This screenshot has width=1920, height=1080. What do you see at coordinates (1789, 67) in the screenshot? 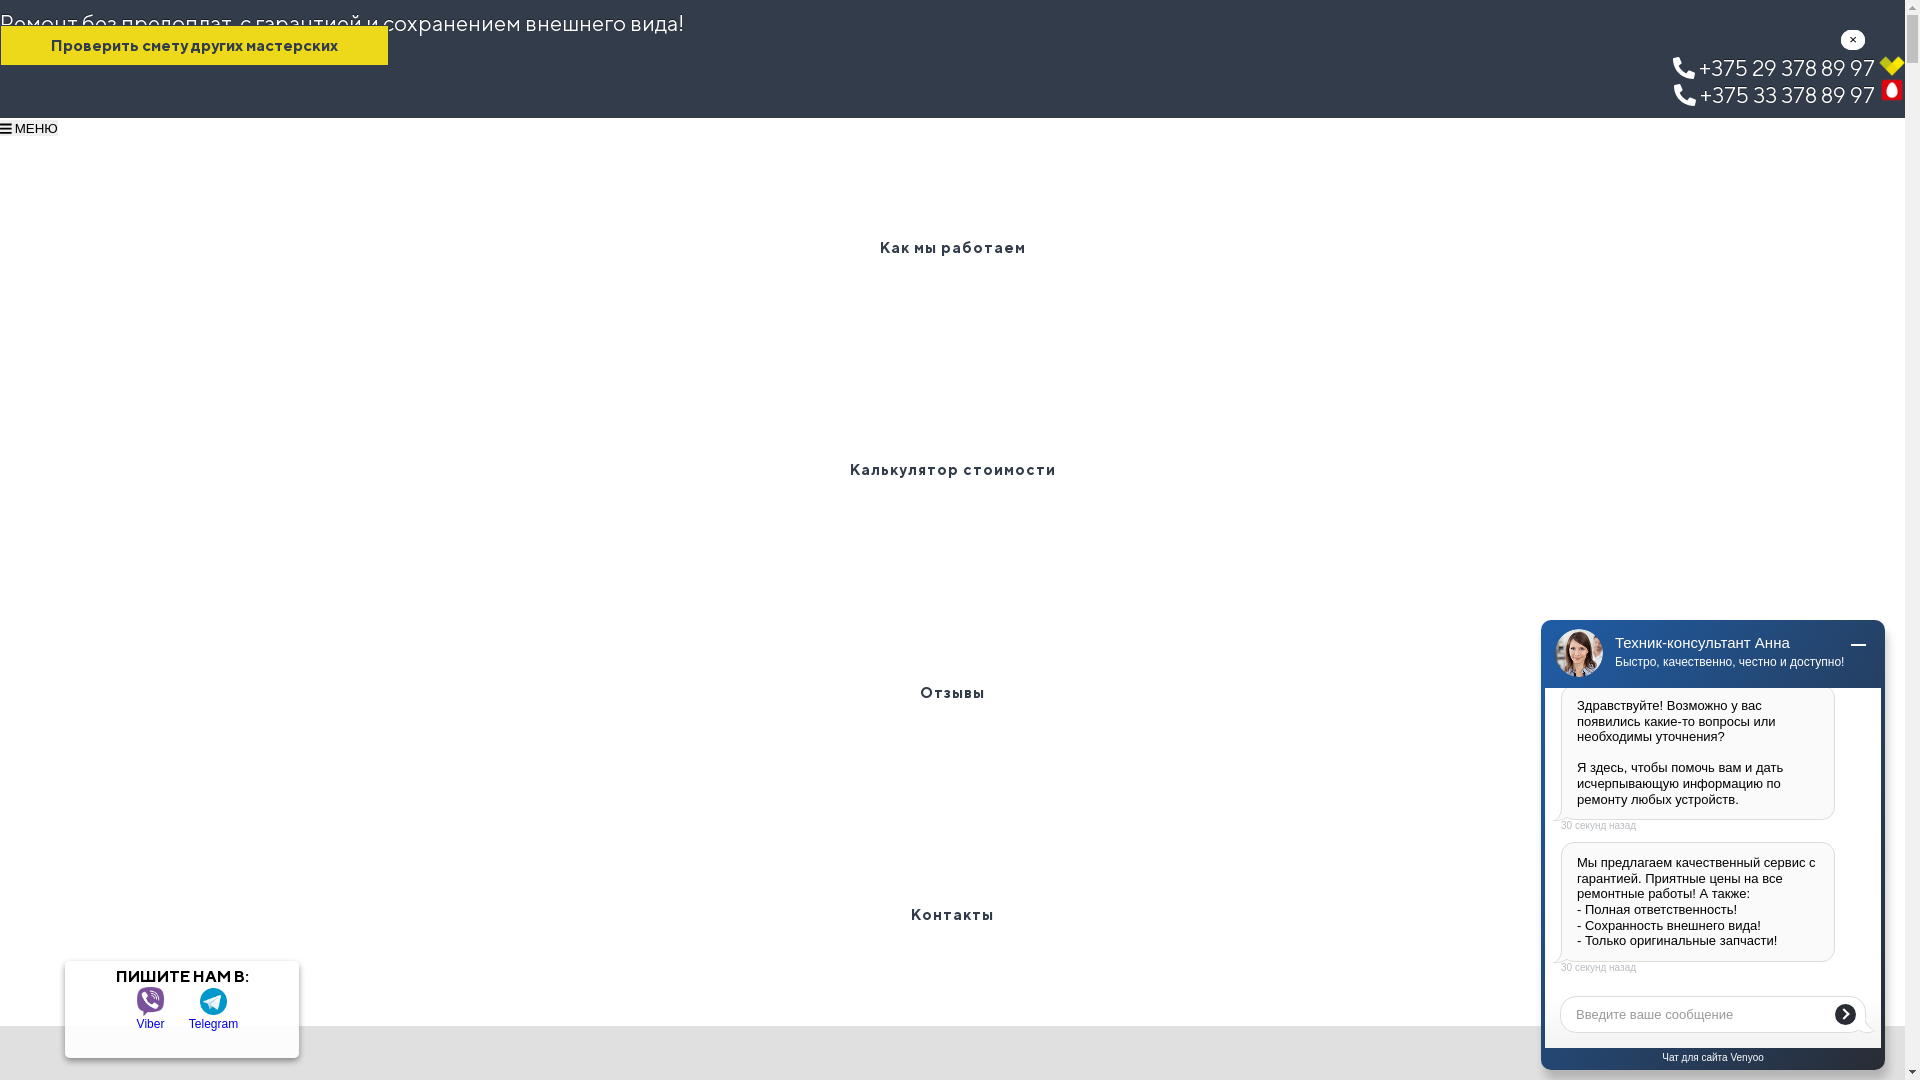
I see `'+375 29 378 89 97'` at bounding box center [1789, 67].